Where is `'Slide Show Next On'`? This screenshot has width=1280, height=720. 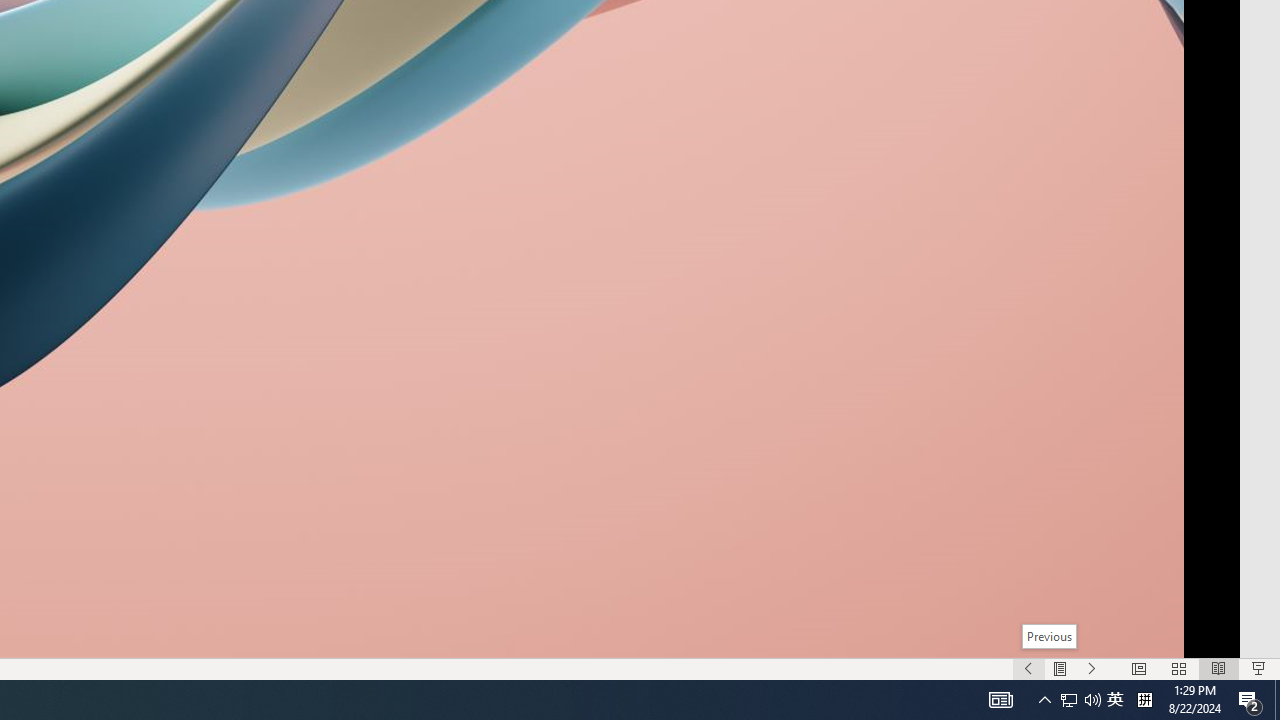
'Slide Show Next On' is located at coordinates (1091, 669).